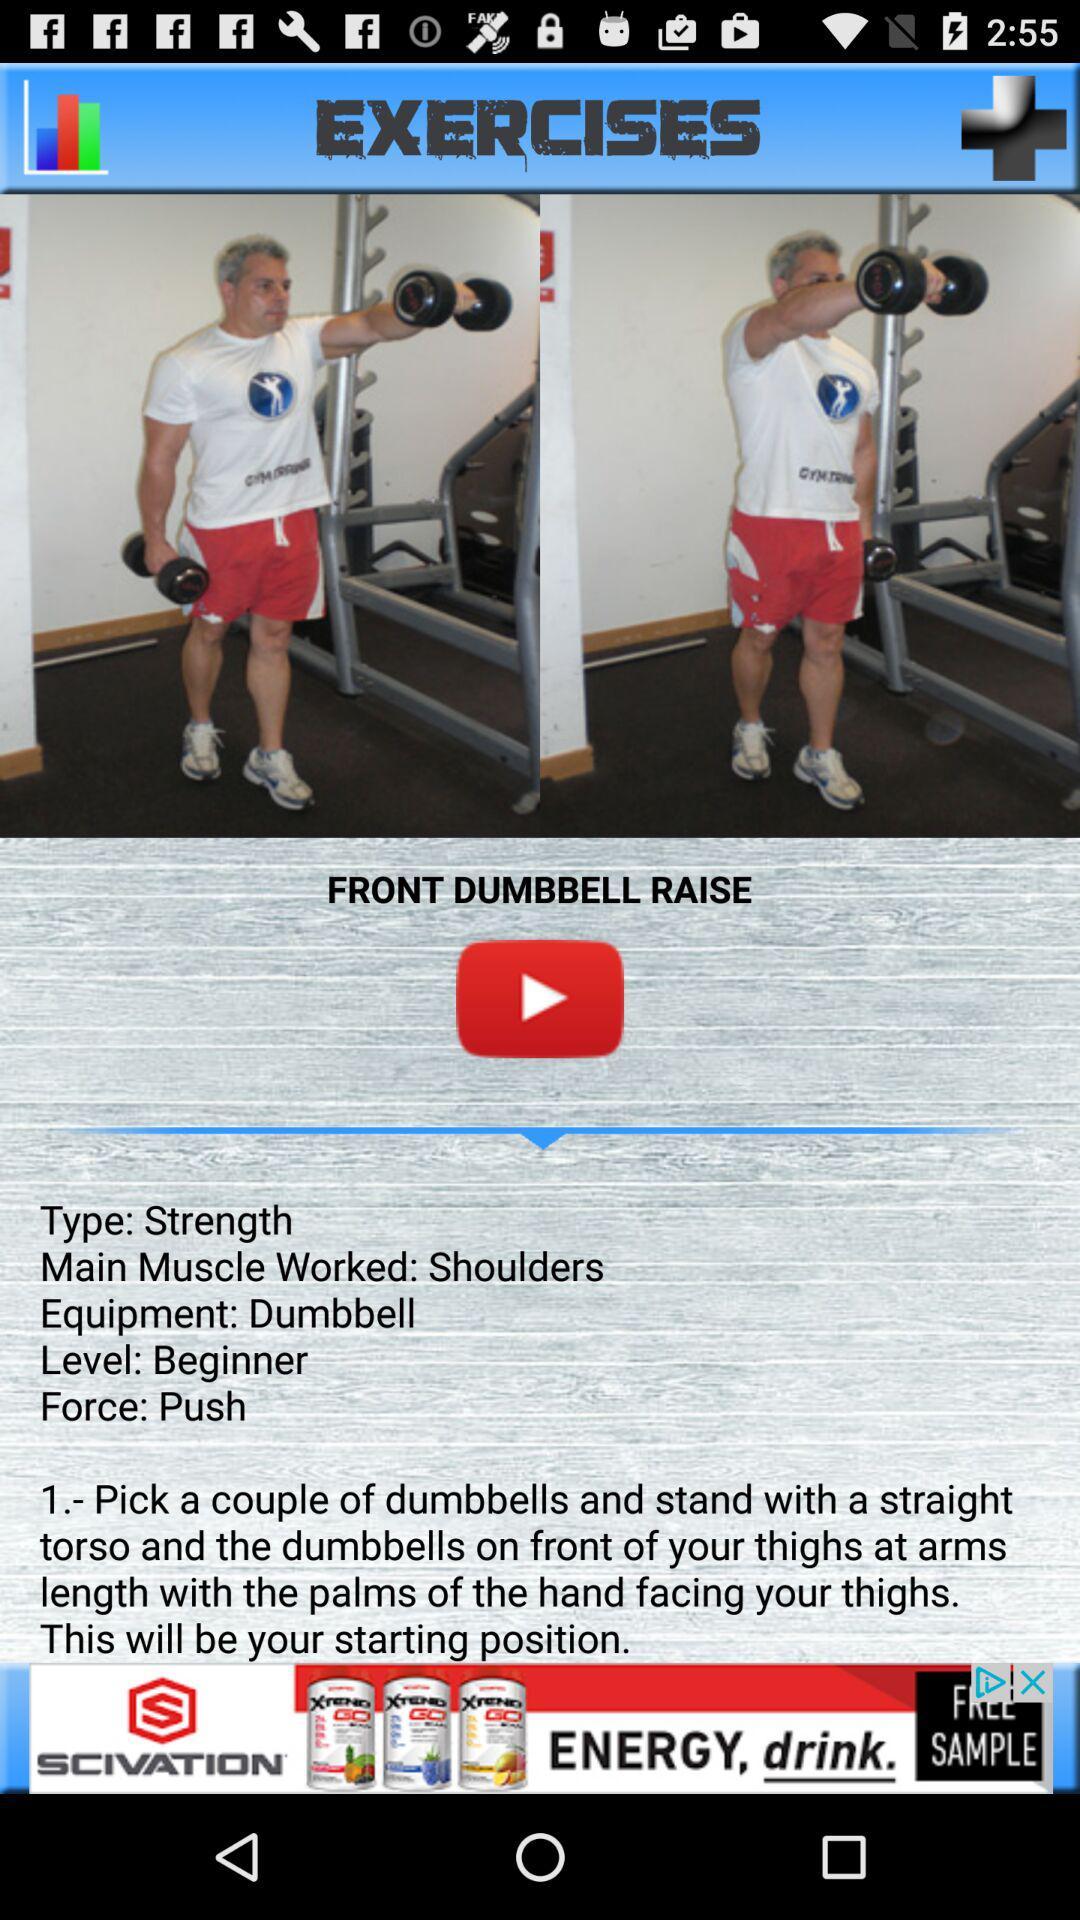  I want to click on the add icon, so click(1014, 136).